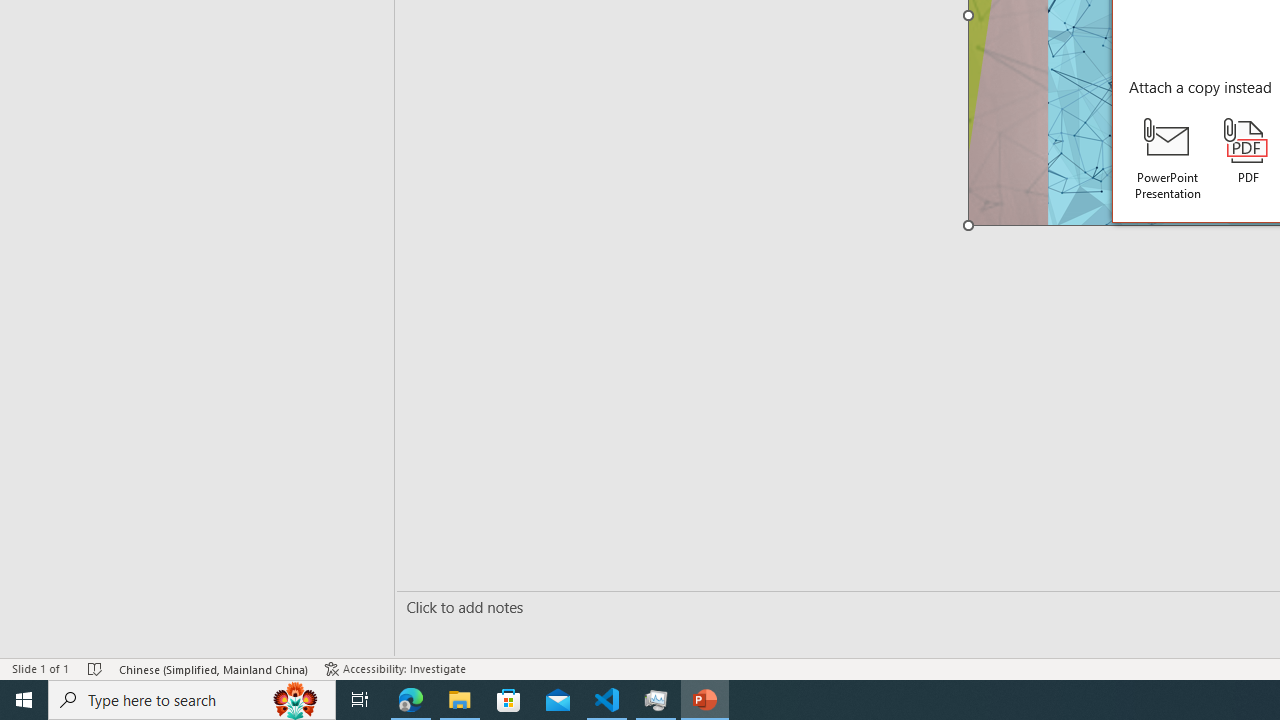 This screenshot has width=1280, height=720. What do you see at coordinates (24, 698) in the screenshot?
I see `'Start'` at bounding box center [24, 698].